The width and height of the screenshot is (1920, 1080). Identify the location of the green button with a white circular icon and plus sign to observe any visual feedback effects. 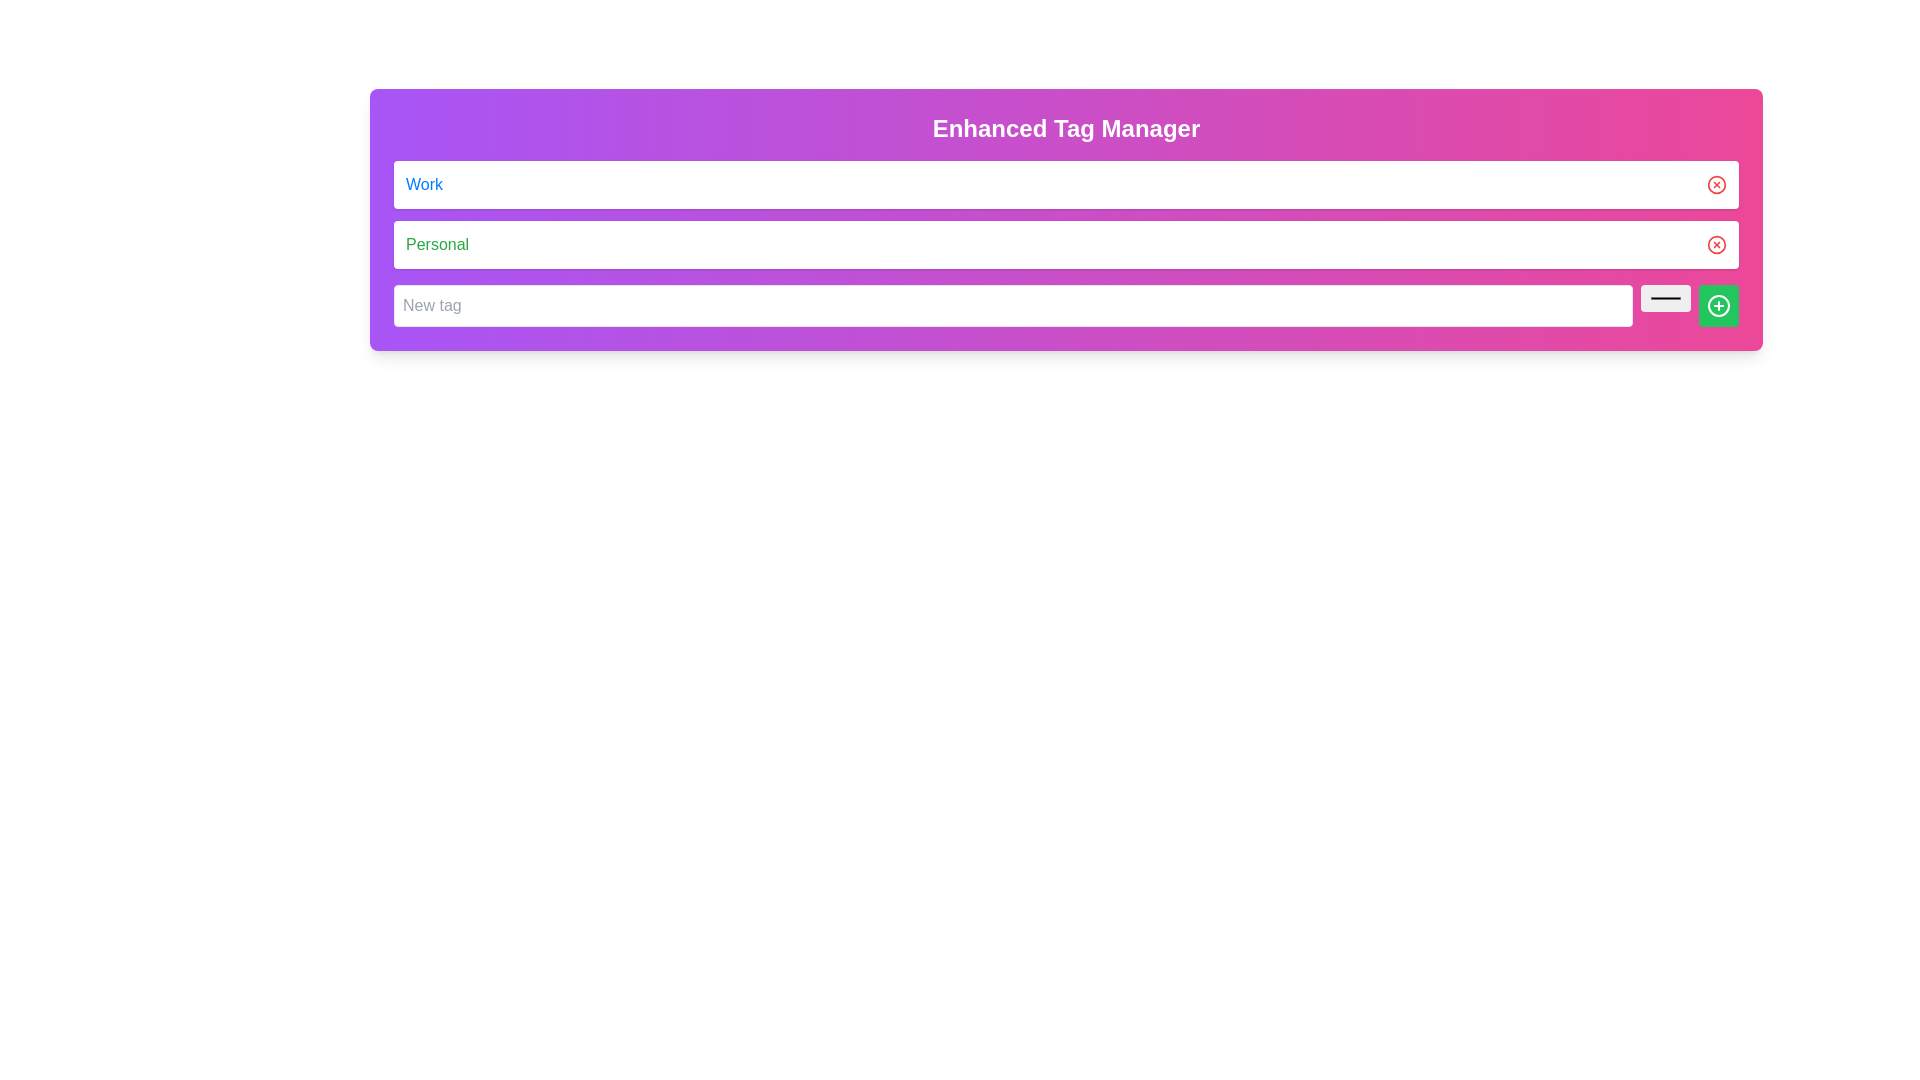
(1717, 305).